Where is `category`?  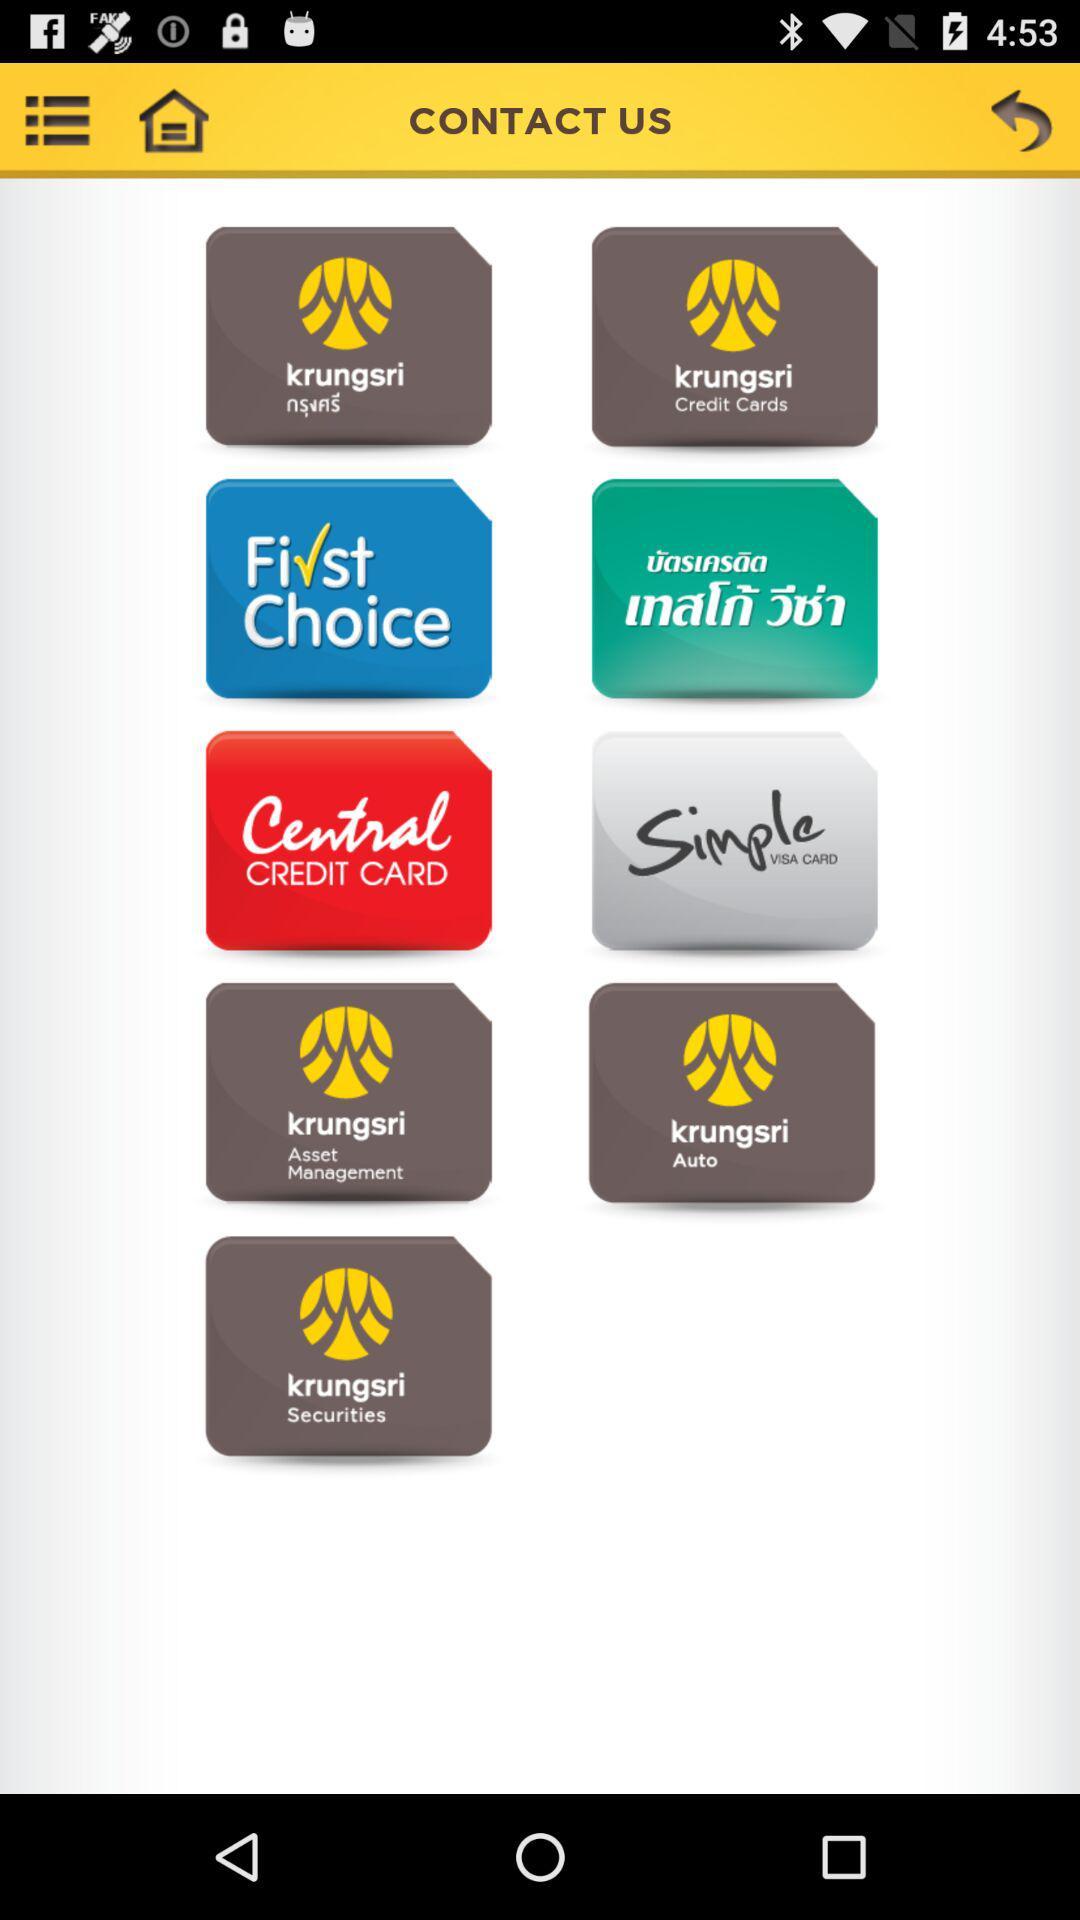 category is located at coordinates (731, 597).